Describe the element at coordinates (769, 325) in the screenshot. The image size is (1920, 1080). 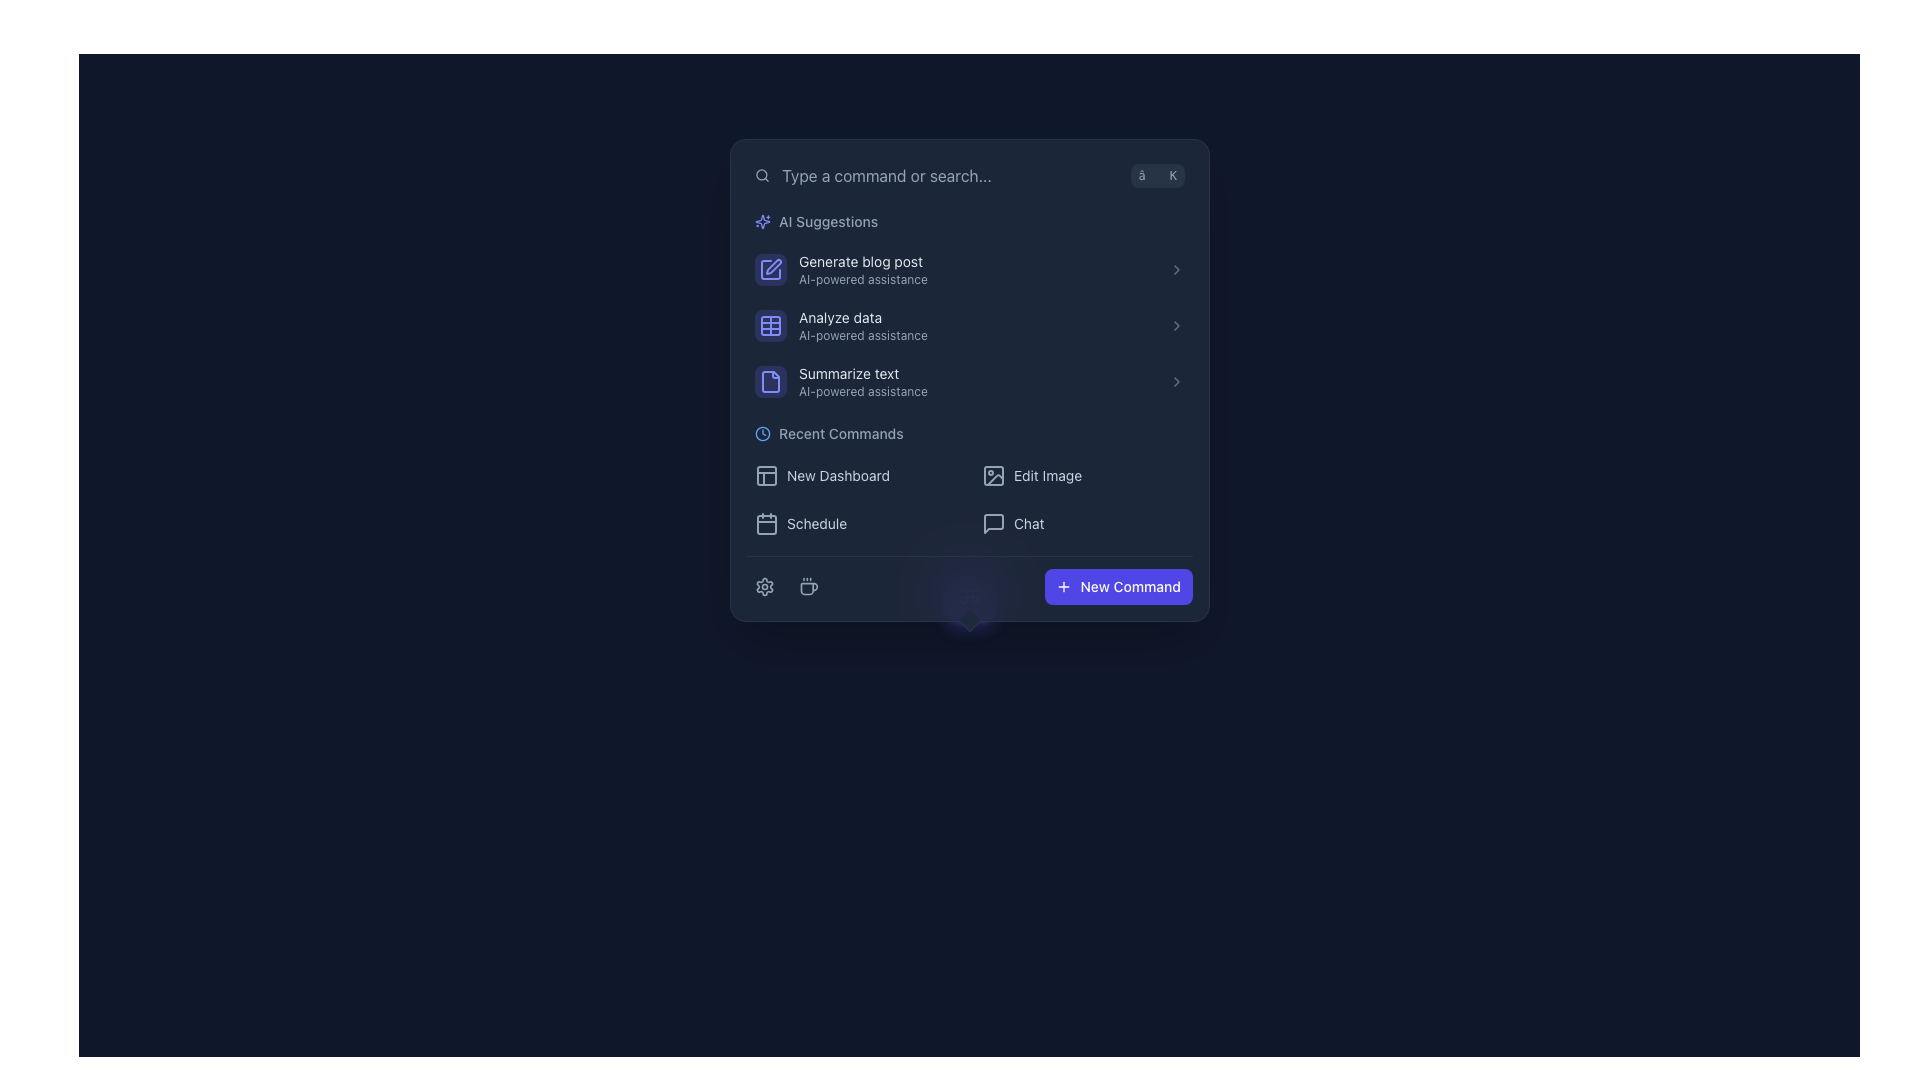
I see `the 'Analyze data' icon located to the left of the text content` at that location.